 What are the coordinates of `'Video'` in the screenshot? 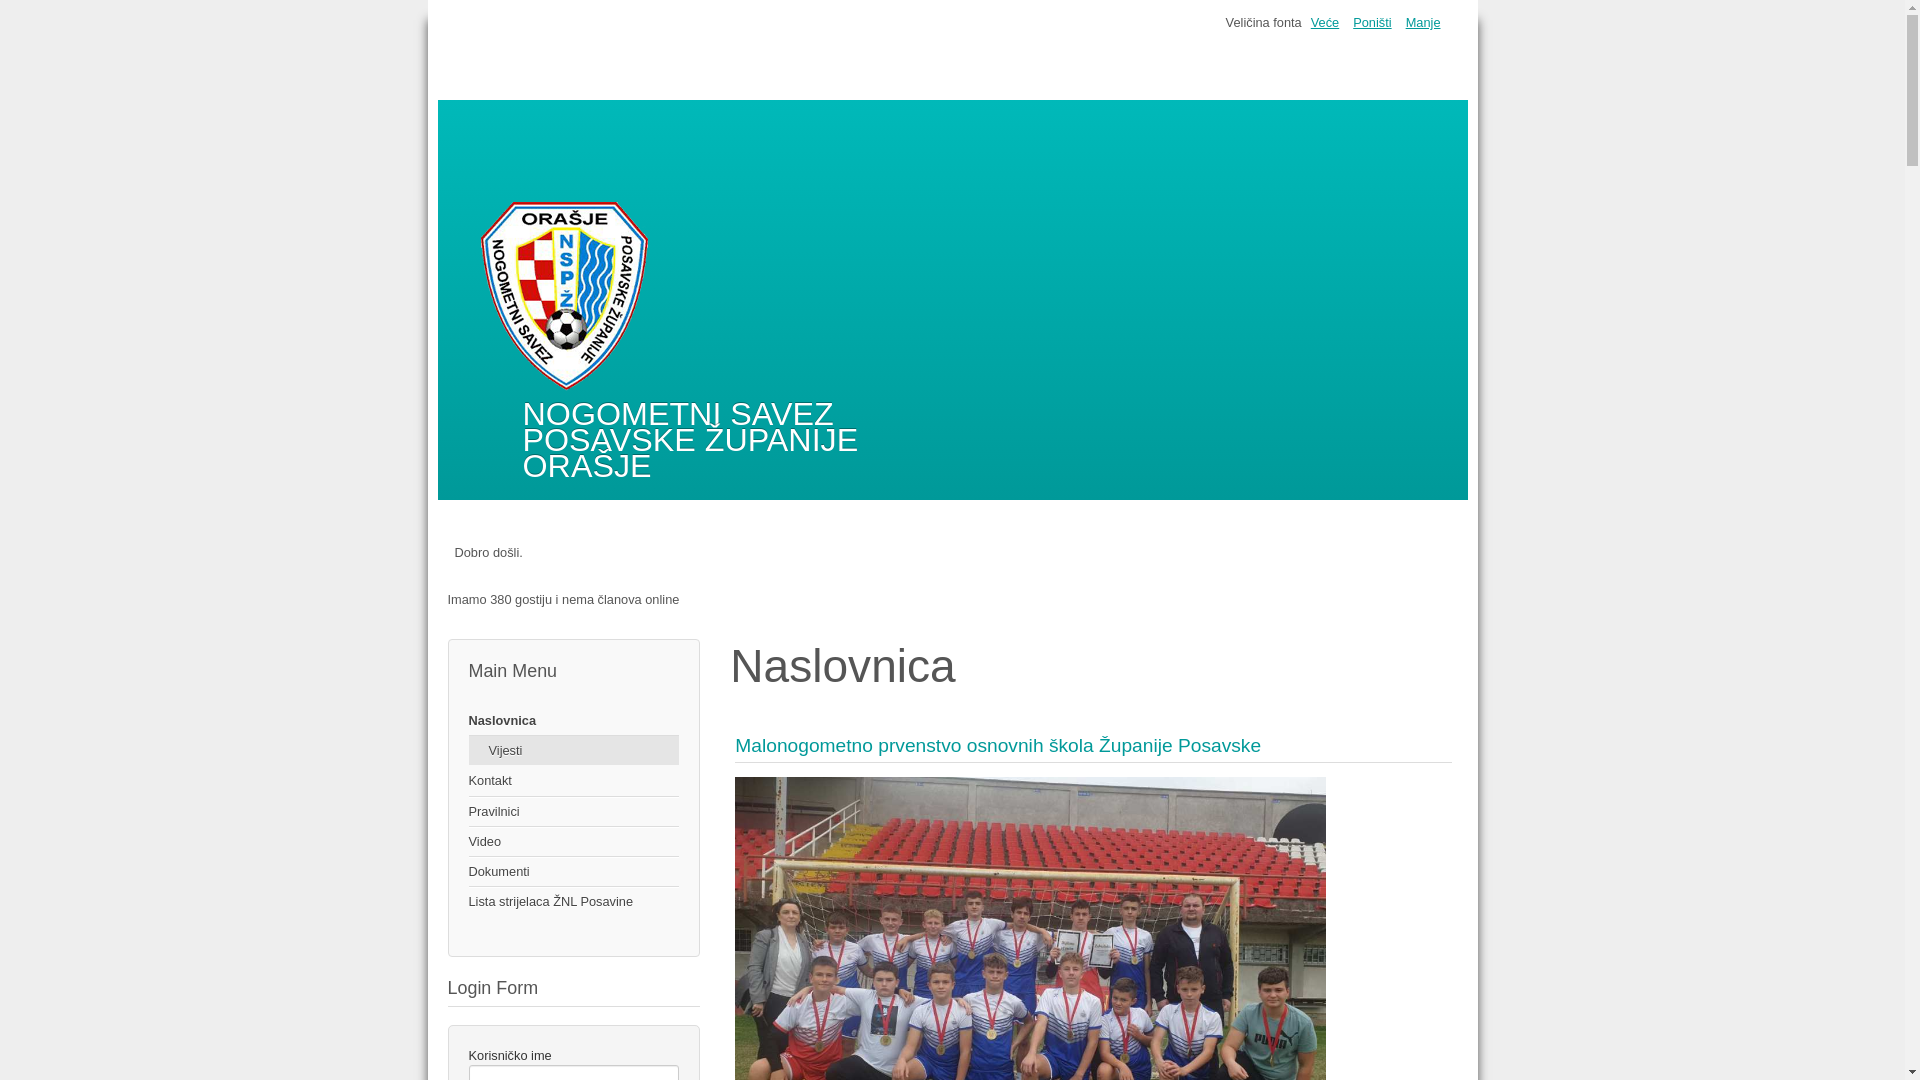 It's located at (572, 841).